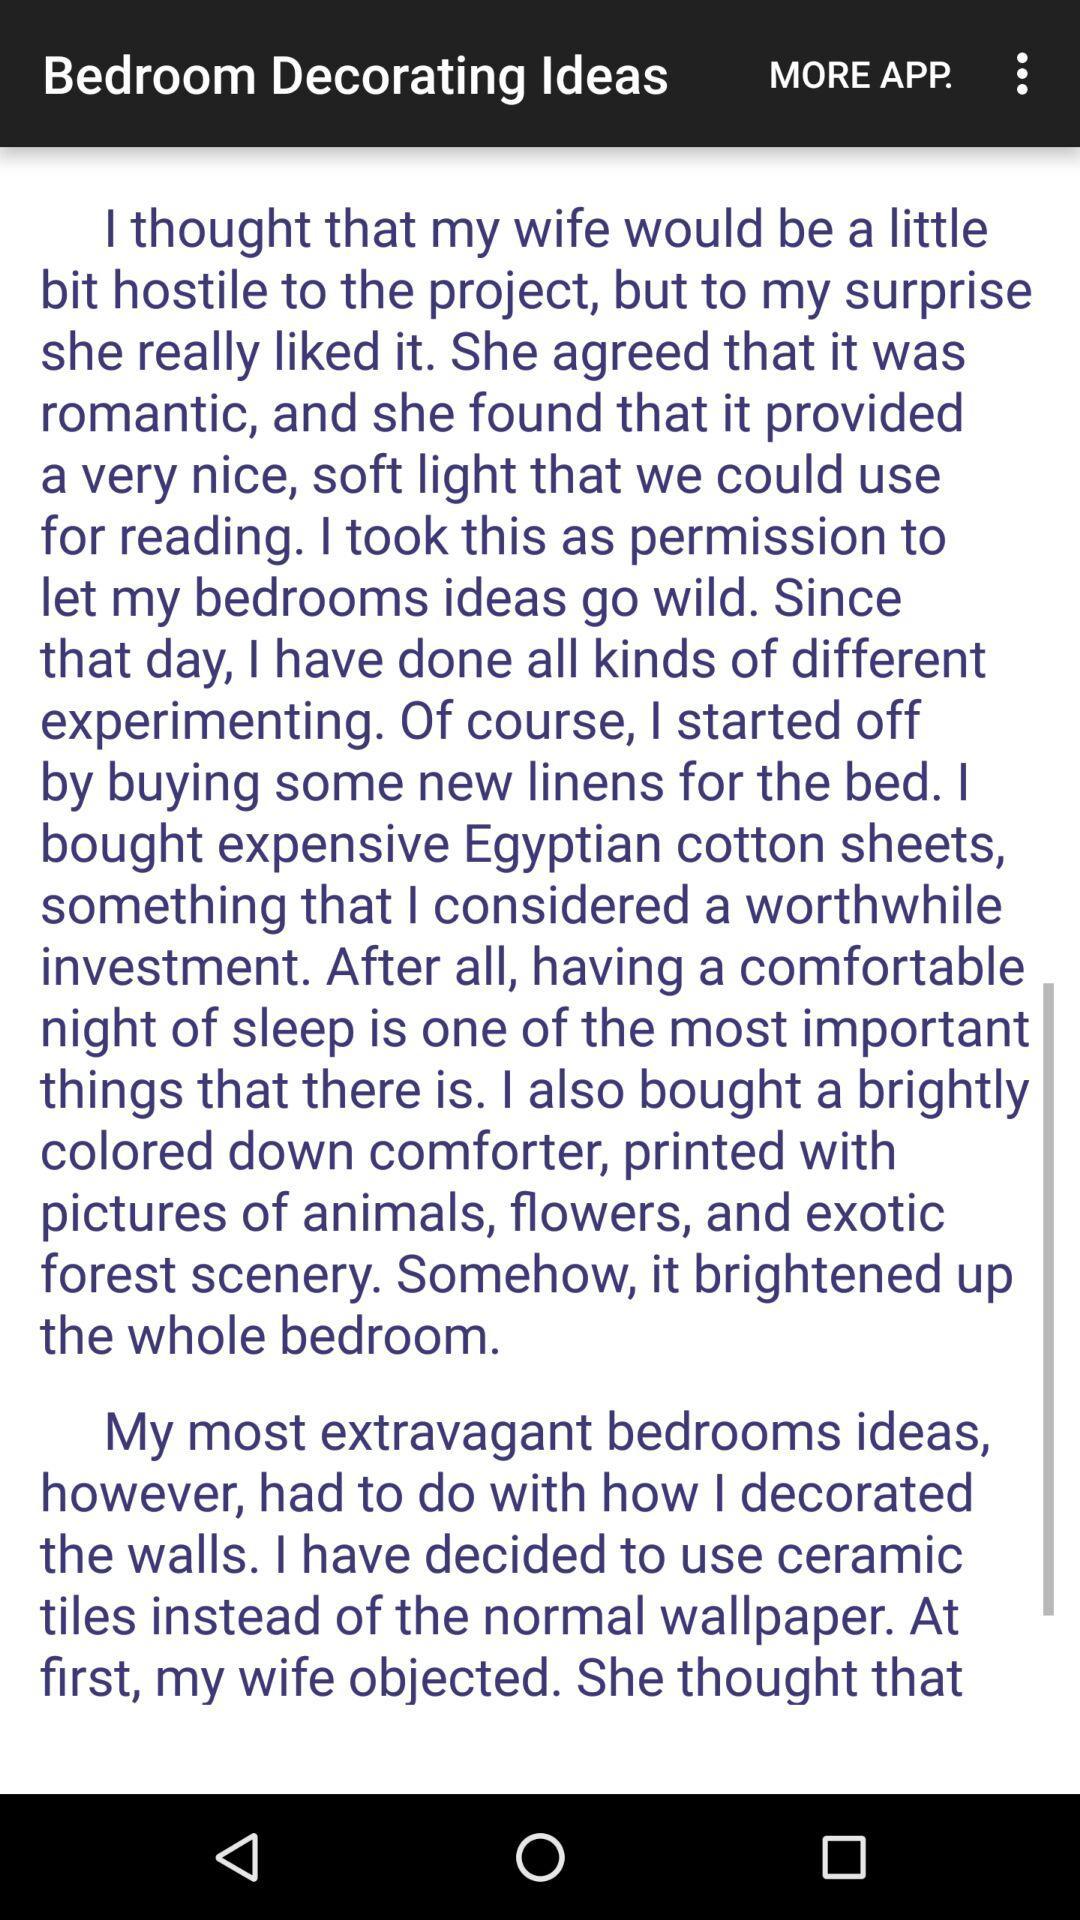 Image resolution: width=1080 pixels, height=1920 pixels. Describe the element at coordinates (1027, 73) in the screenshot. I see `item to the right of the more app.` at that location.